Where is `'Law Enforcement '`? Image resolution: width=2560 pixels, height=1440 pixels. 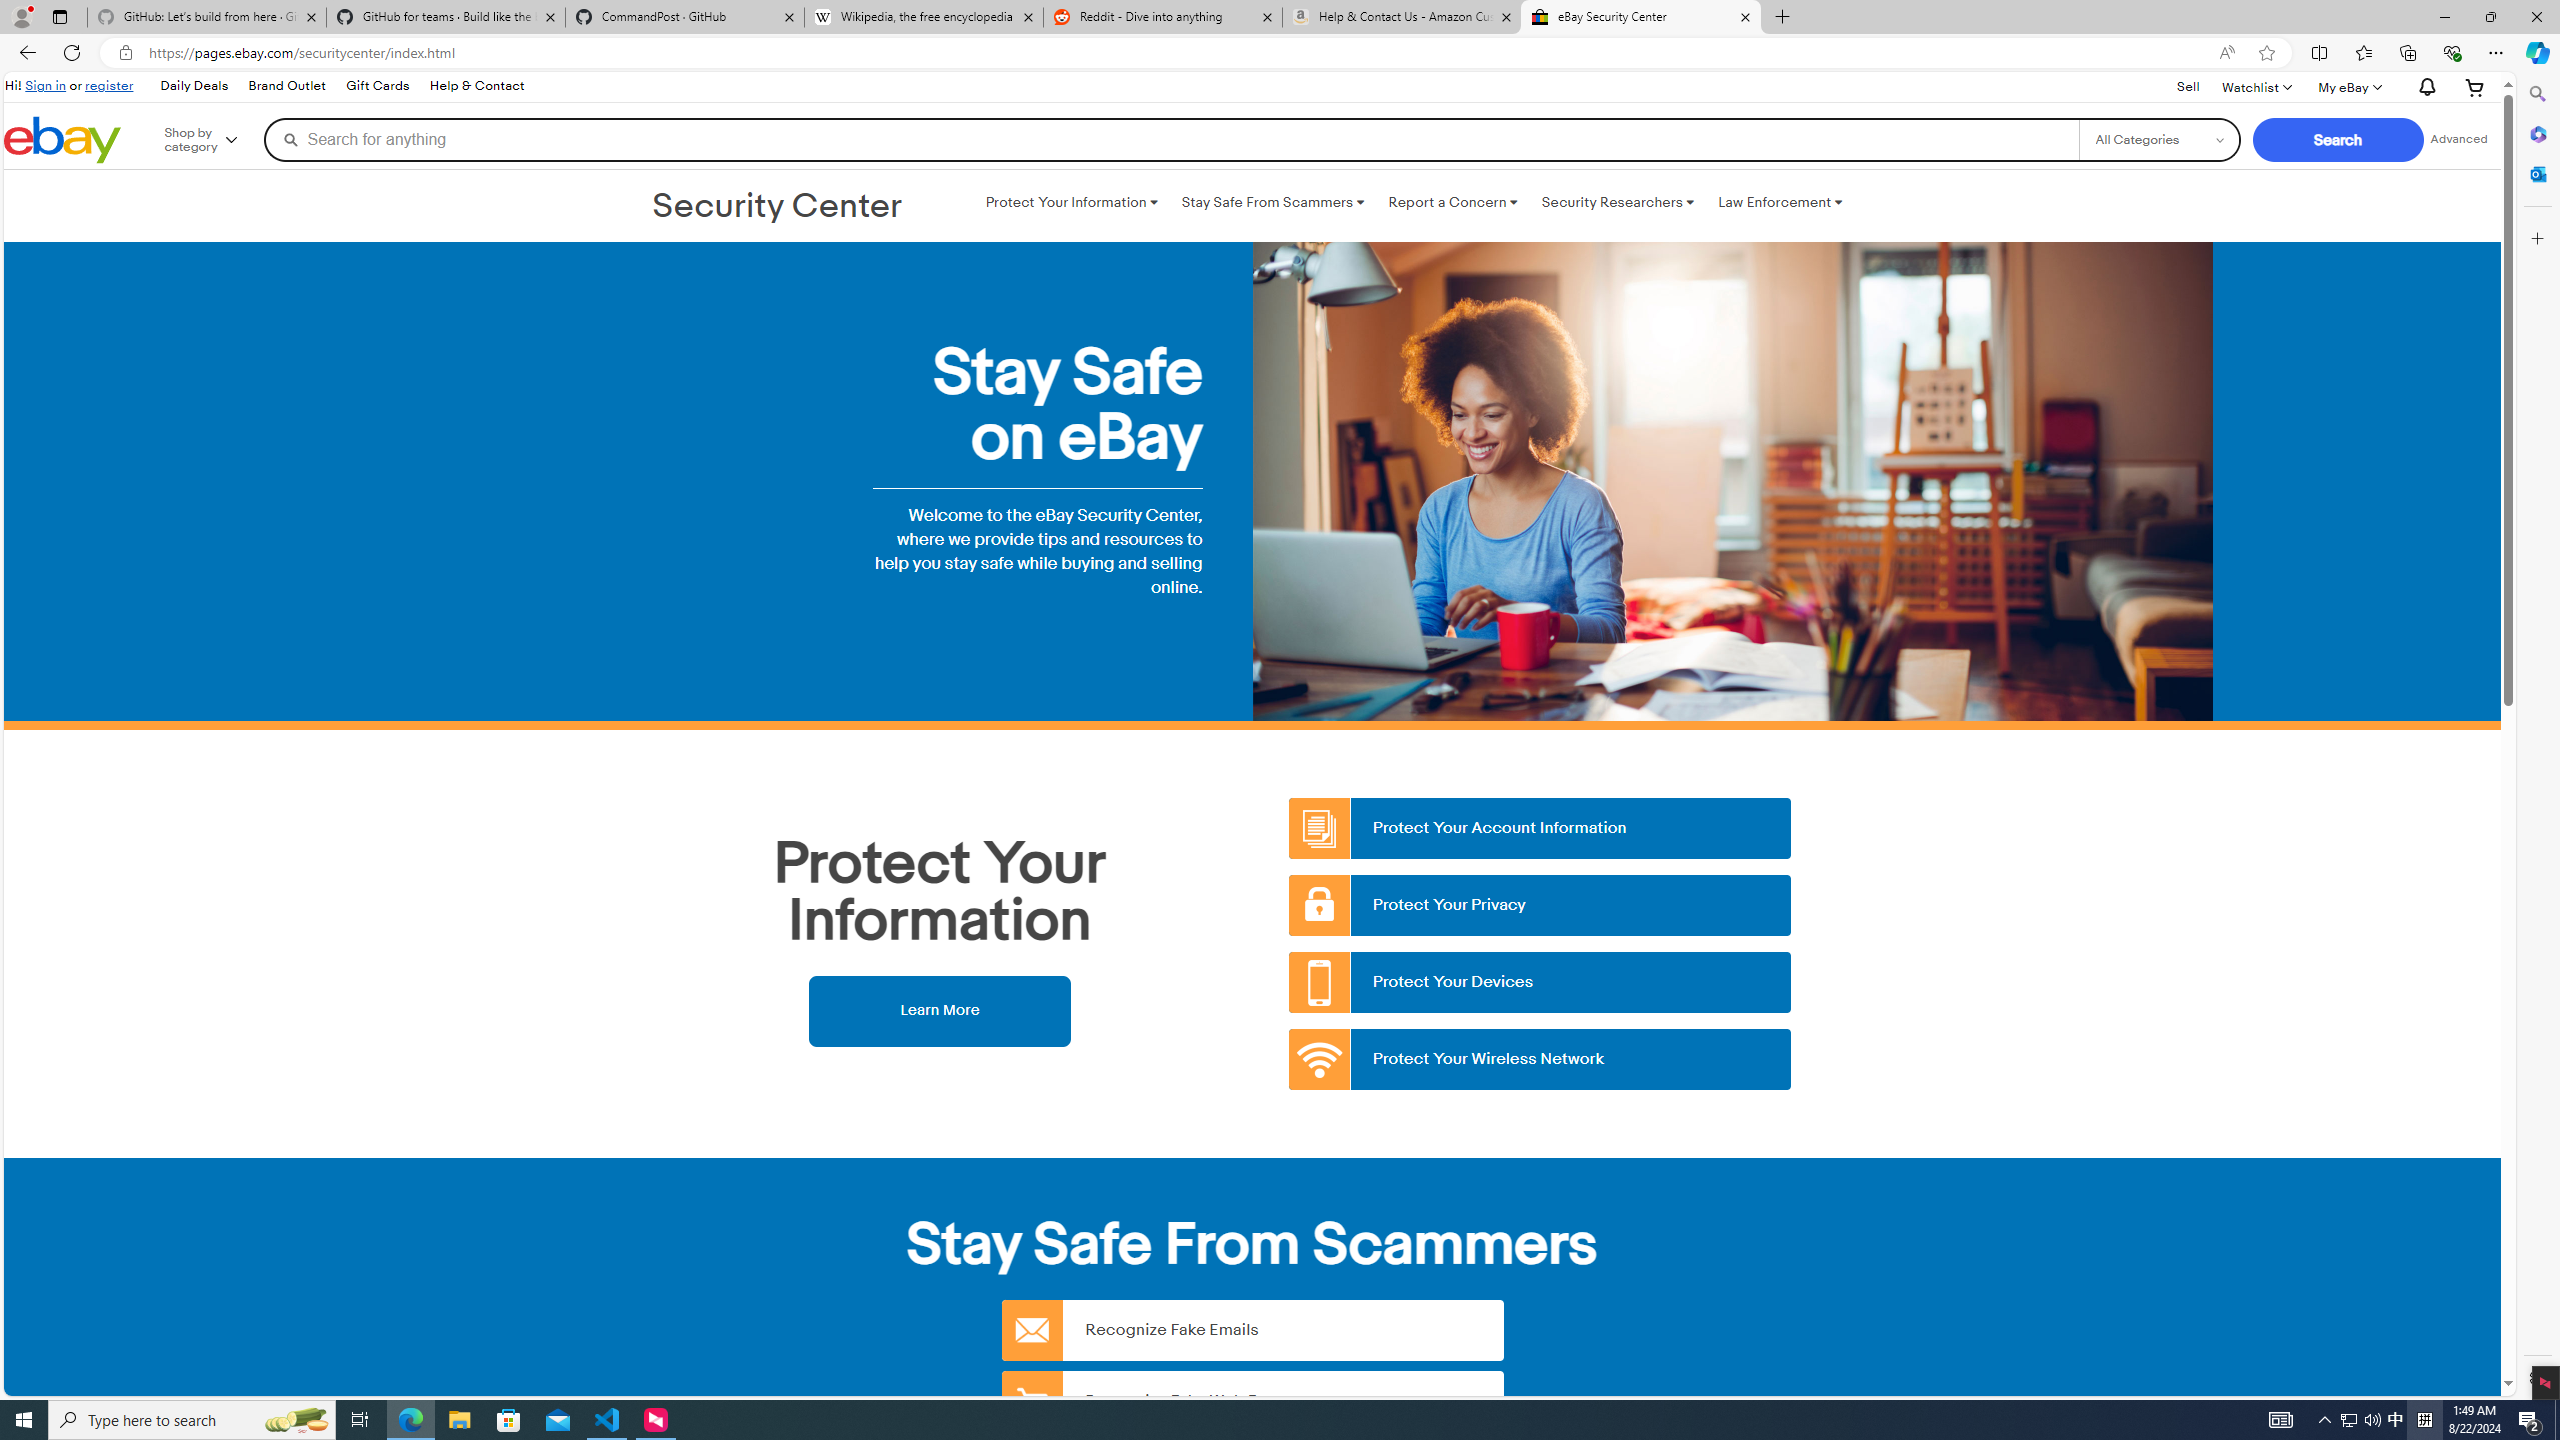 'Law Enforcement ' is located at coordinates (1780, 202).